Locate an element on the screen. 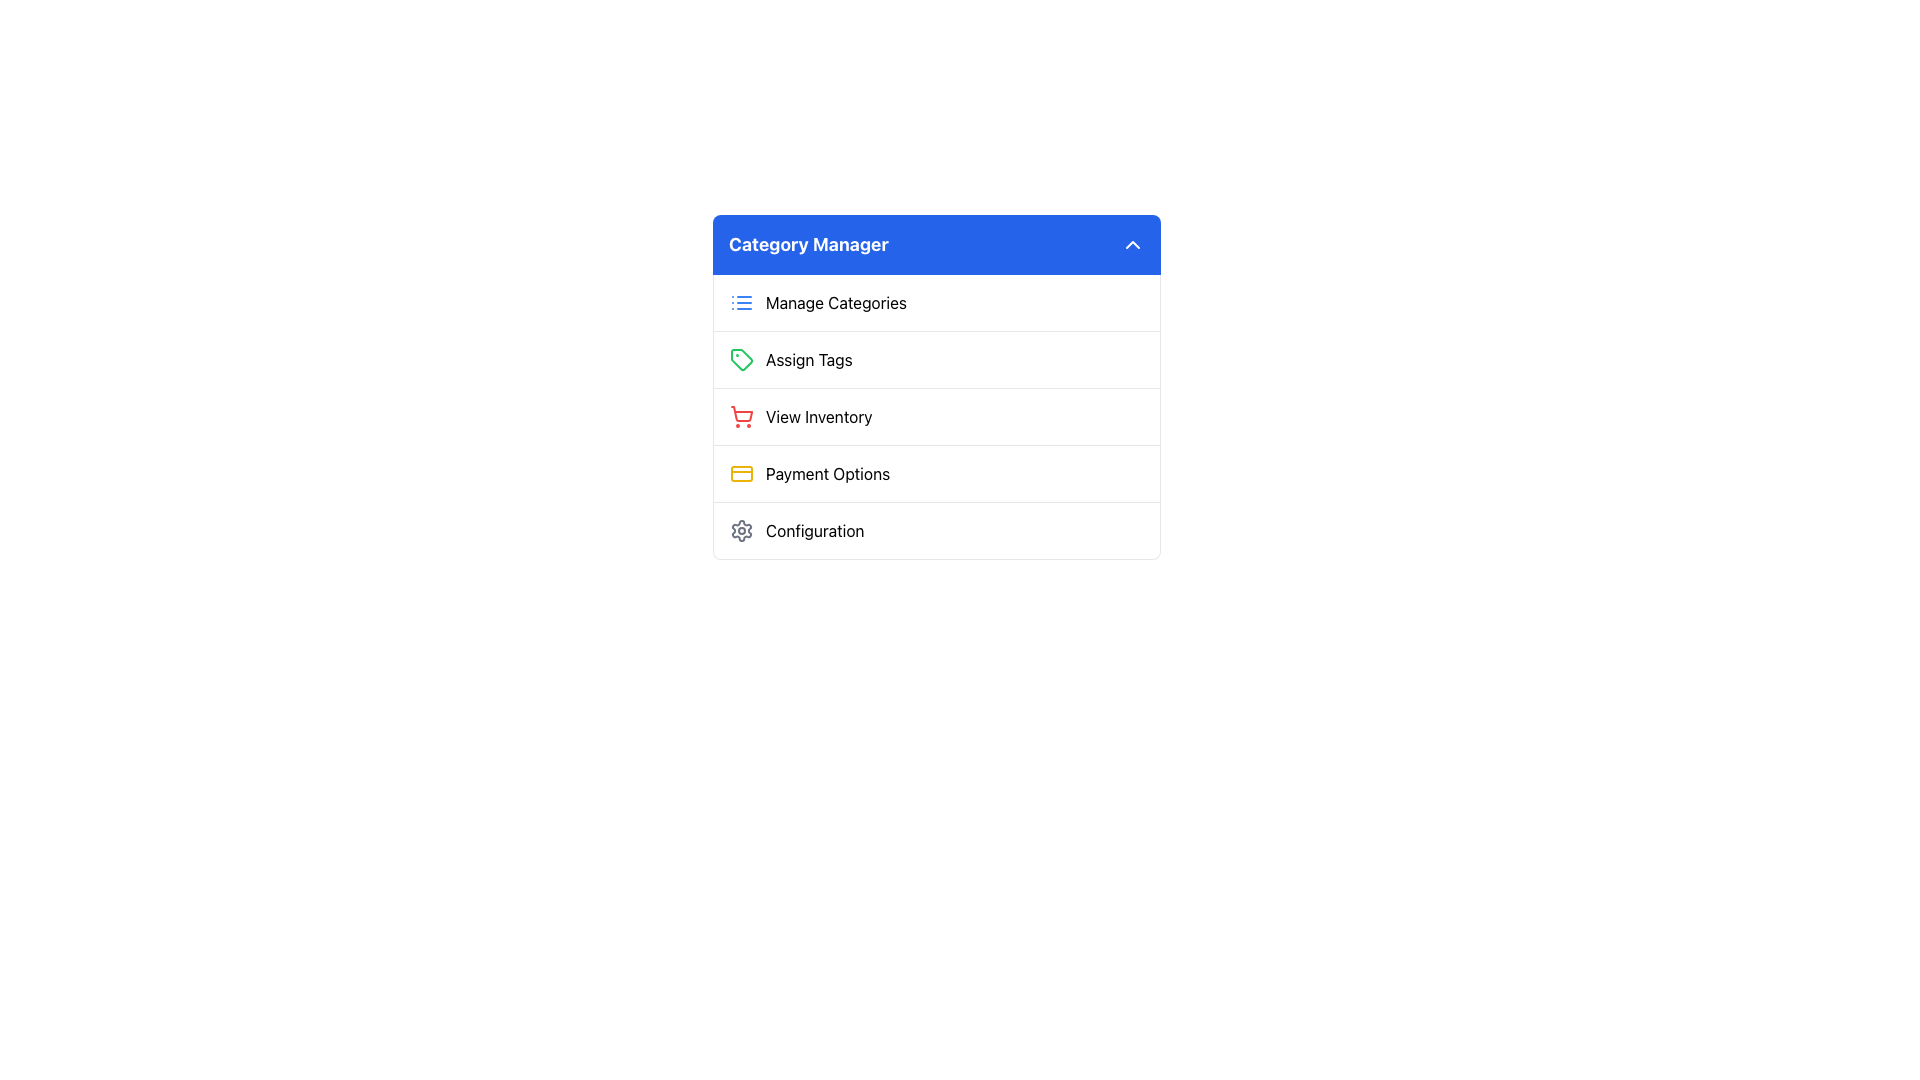 This screenshot has width=1920, height=1080. the 'Category Manager' text label, which is styled in bold and large white font on the left part of the blue header bar is located at coordinates (808, 244).